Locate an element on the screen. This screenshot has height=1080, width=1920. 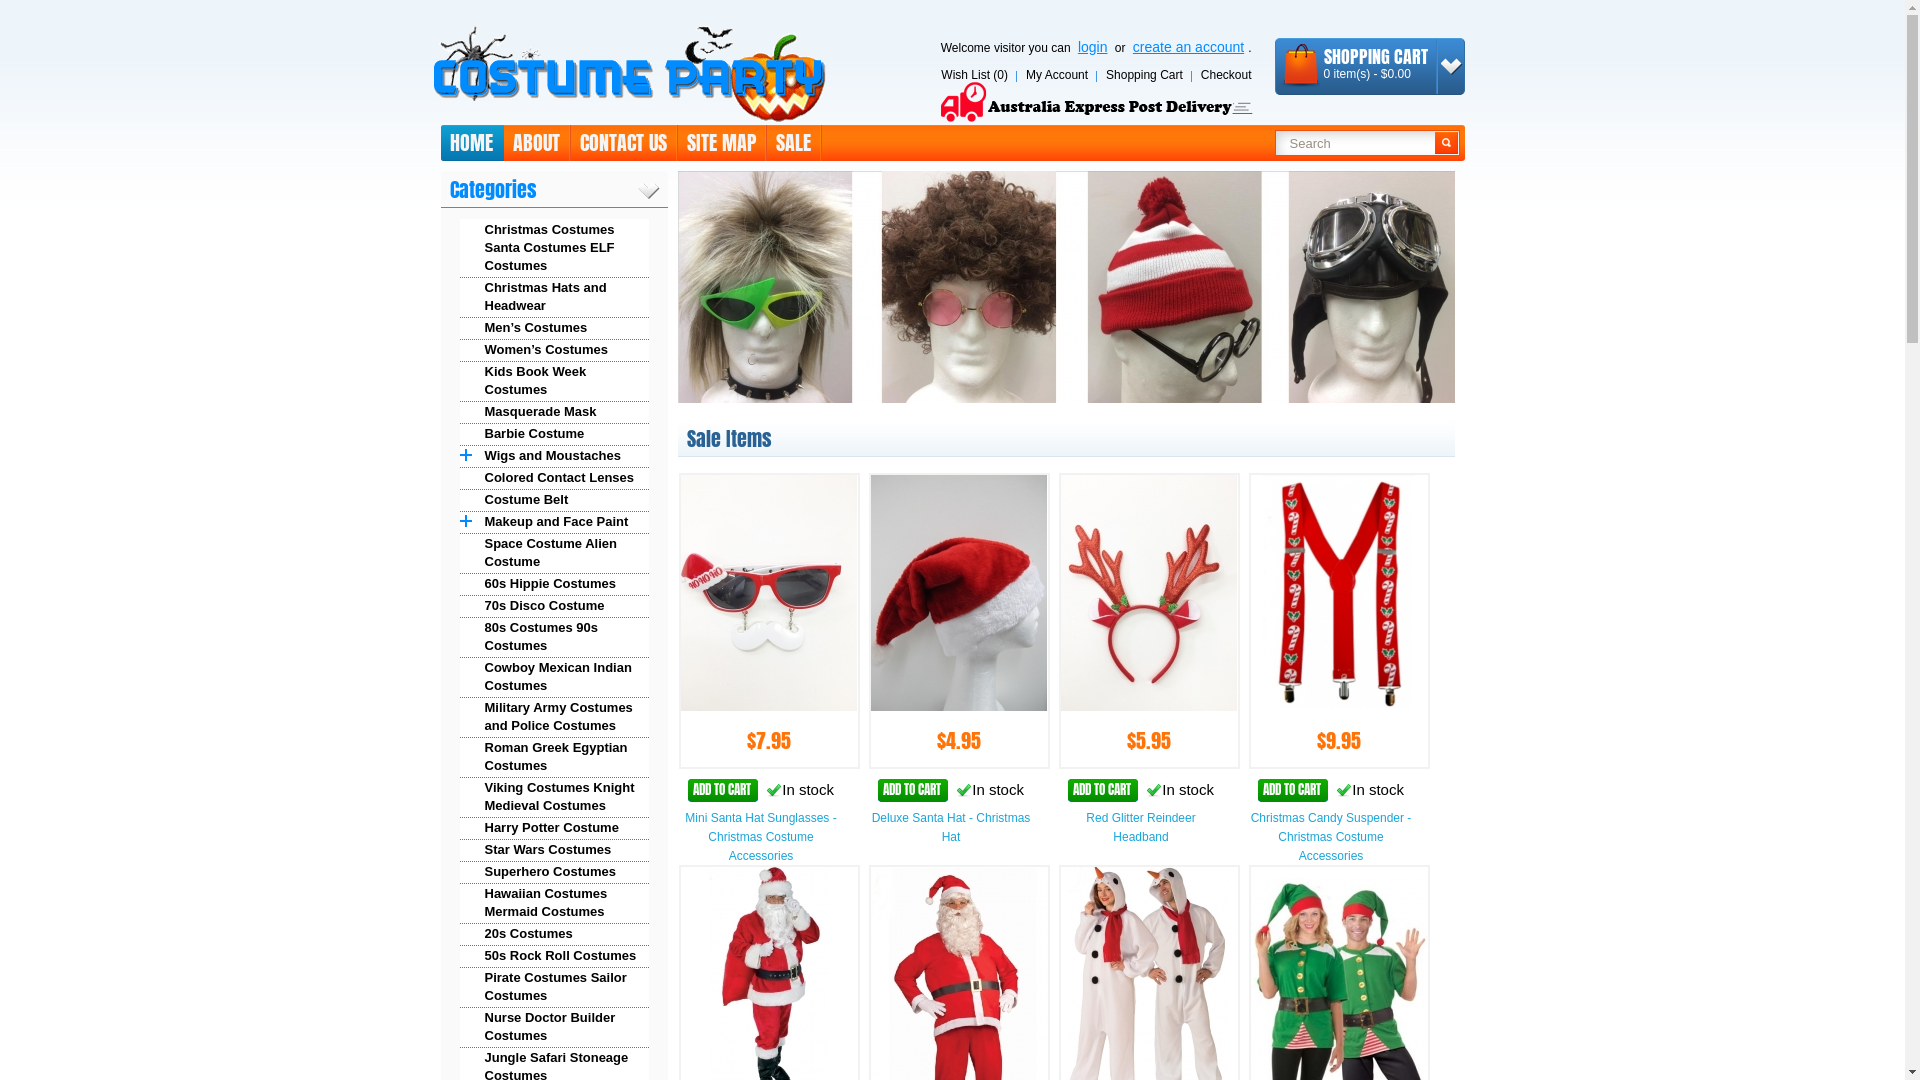
'CONTACT US' is located at coordinates (622, 141).